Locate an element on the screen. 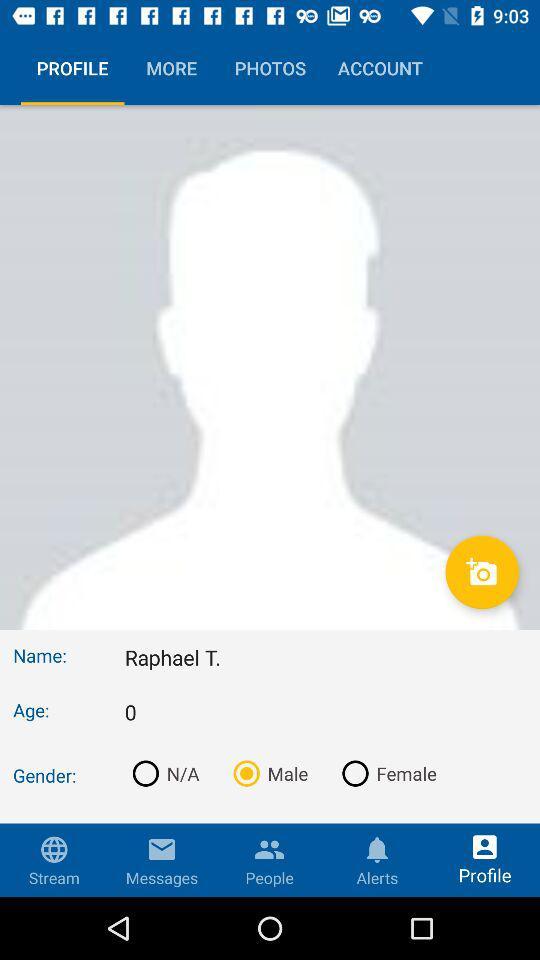 Image resolution: width=540 pixels, height=960 pixels. item to the right of more: item is located at coordinates (325, 878).